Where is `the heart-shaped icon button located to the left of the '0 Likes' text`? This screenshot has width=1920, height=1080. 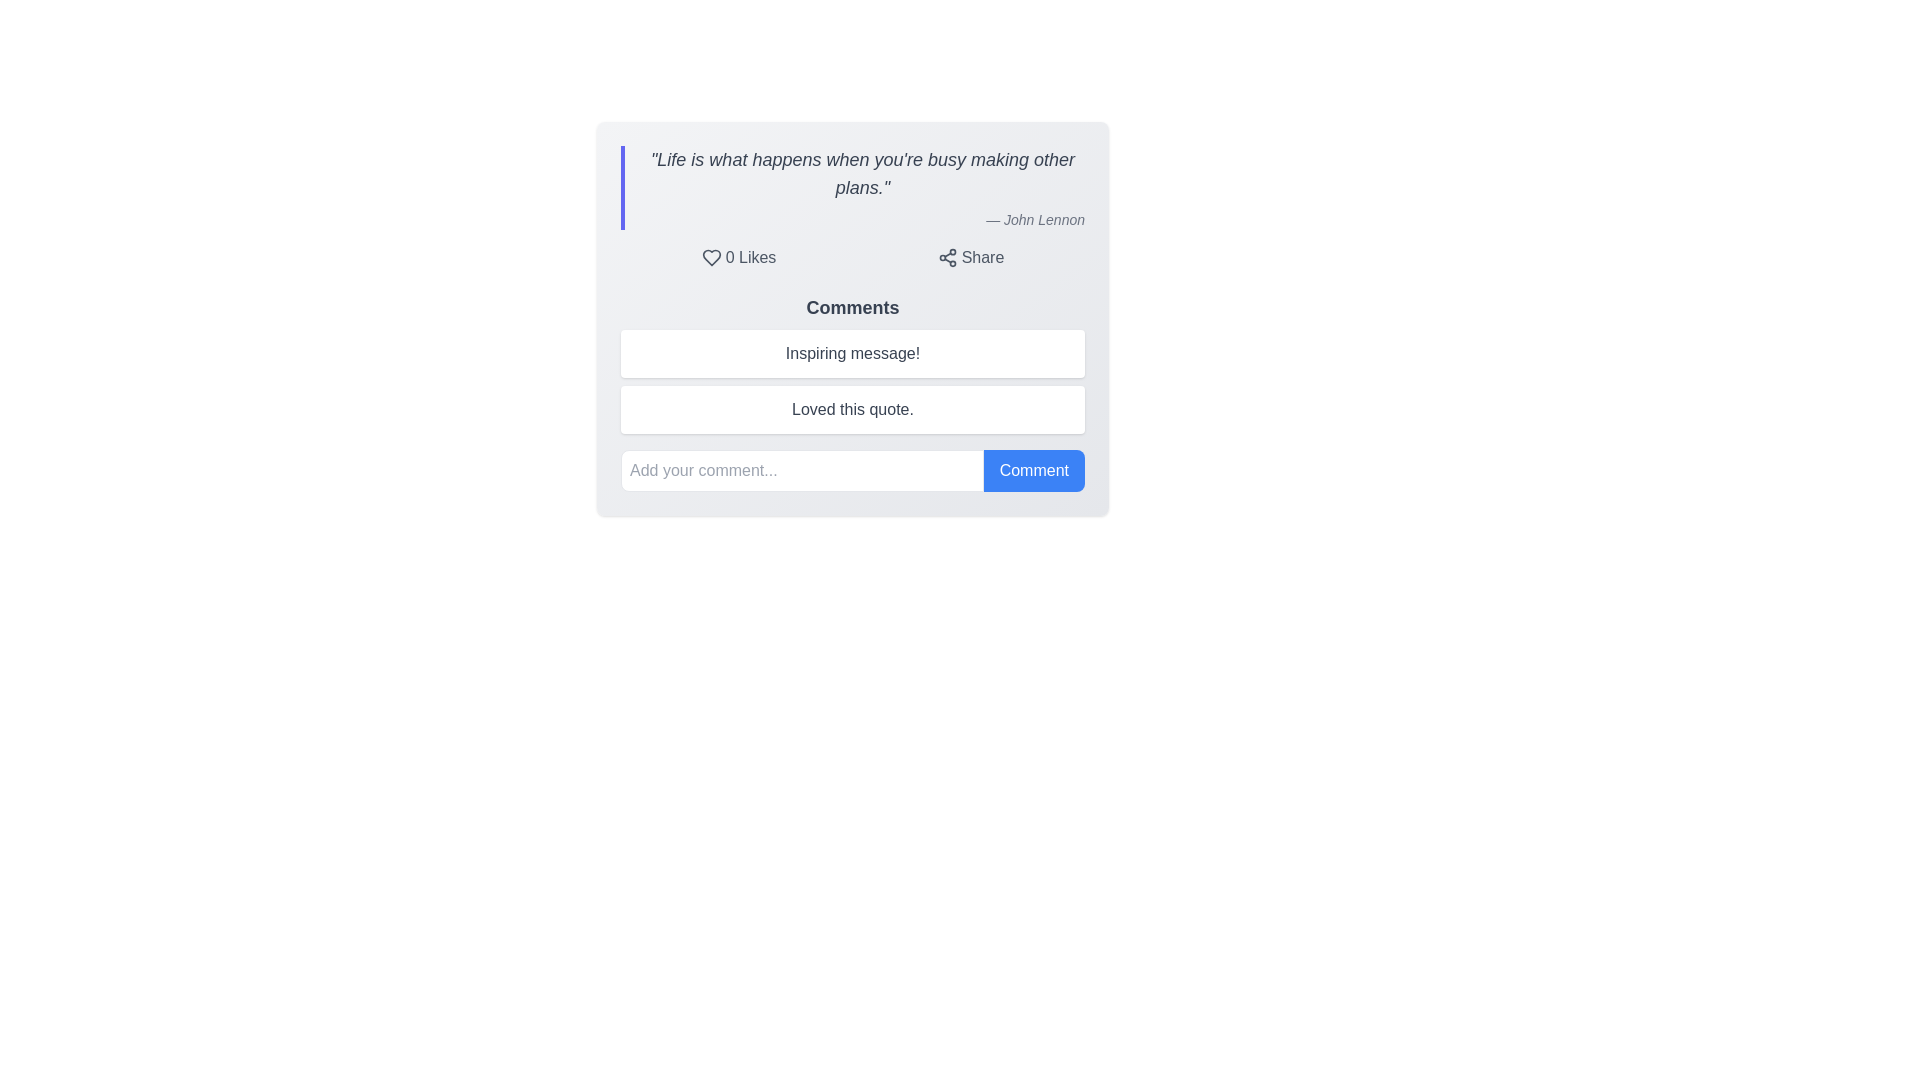 the heart-shaped icon button located to the left of the '0 Likes' text is located at coordinates (711, 257).